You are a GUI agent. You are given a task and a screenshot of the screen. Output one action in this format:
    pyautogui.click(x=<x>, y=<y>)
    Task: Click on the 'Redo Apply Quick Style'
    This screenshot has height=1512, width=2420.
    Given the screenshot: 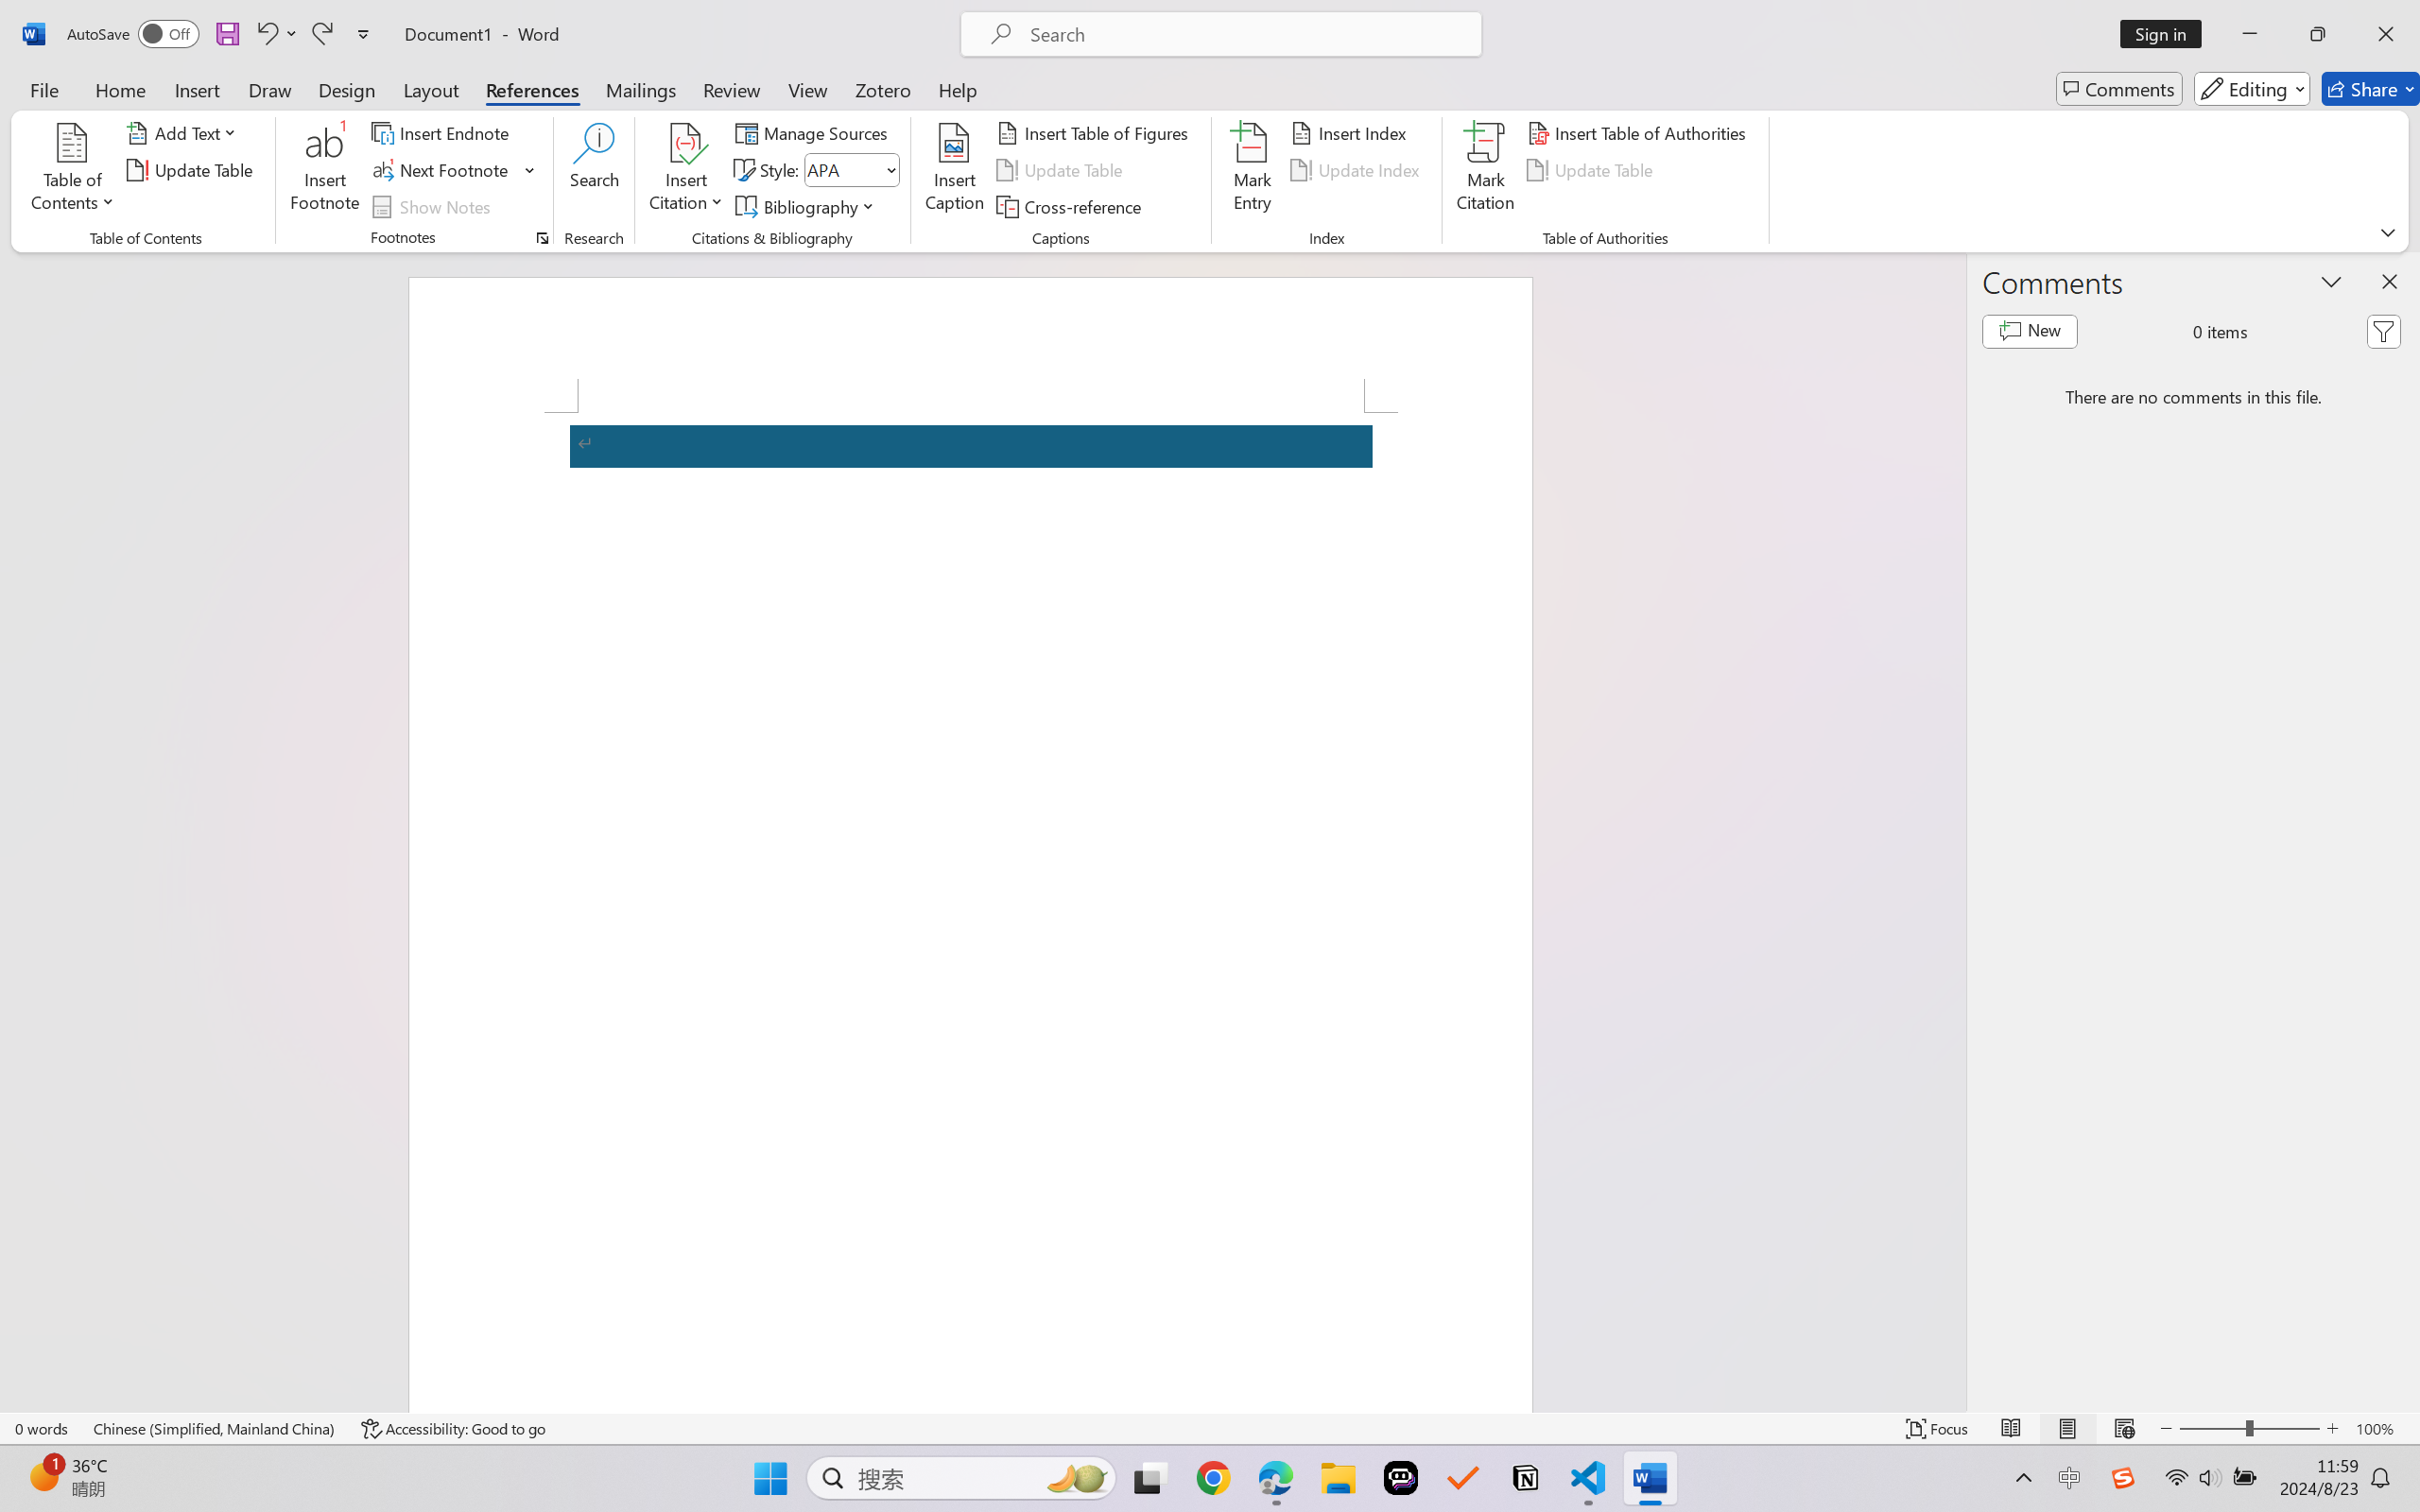 What is the action you would take?
    pyautogui.click(x=320, y=33)
    